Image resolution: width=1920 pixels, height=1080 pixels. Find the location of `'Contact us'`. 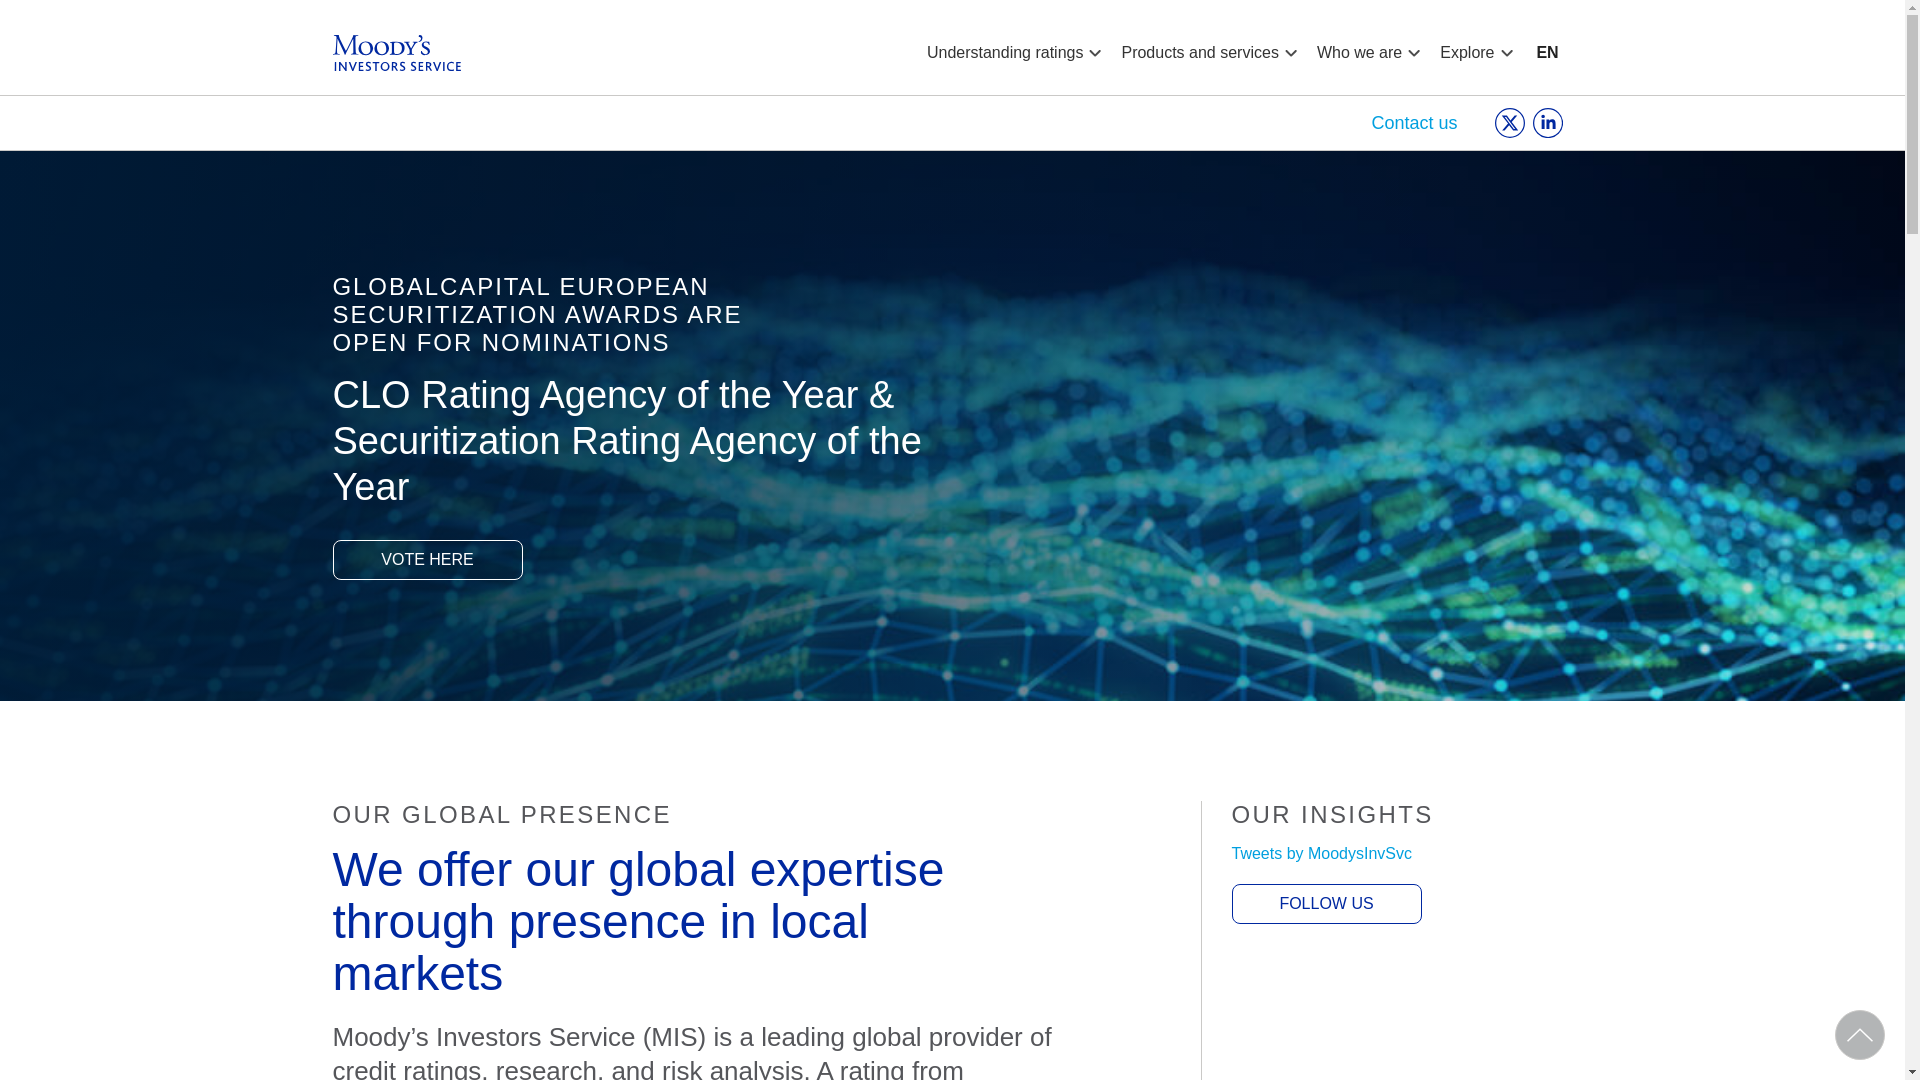

'Contact us' is located at coordinates (1370, 123).